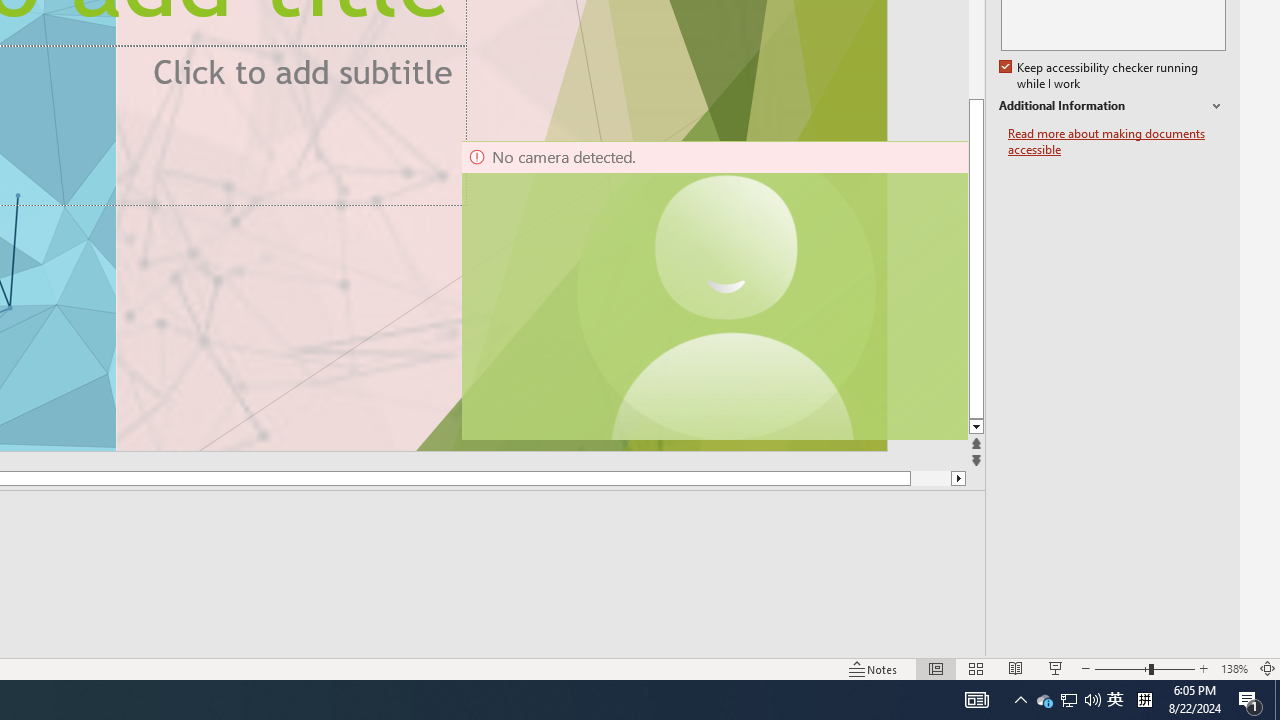  What do you see at coordinates (726, 290) in the screenshot?
I see `'Camera 11, No camera detected.'` at bounding box center [726, 290].